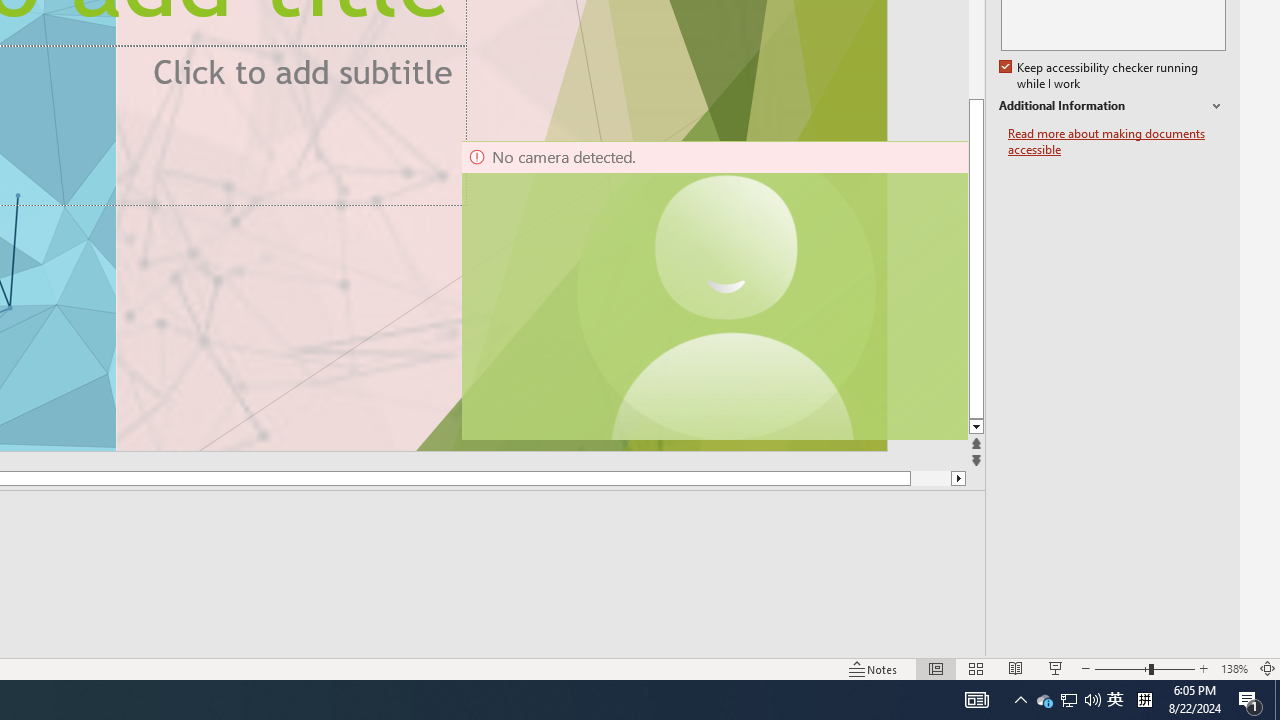  What do you see at coordinates (726, 290) in the screenshot?
I see `'Camera 11, No camera detected.'` at bounding box center [726, 290].